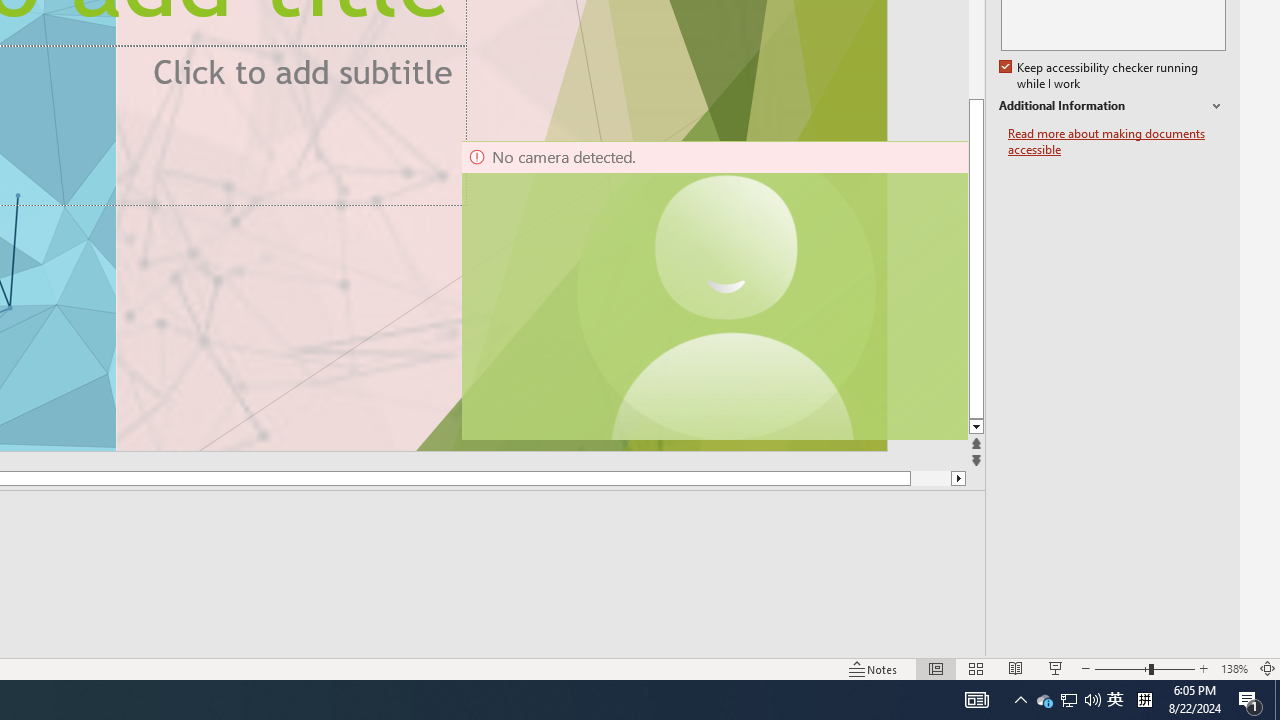  What do you see at coordinates (726, 290) in the screenshot?
I see `'Camera 11, No camera detected.'` at bounding box center [726, 290].